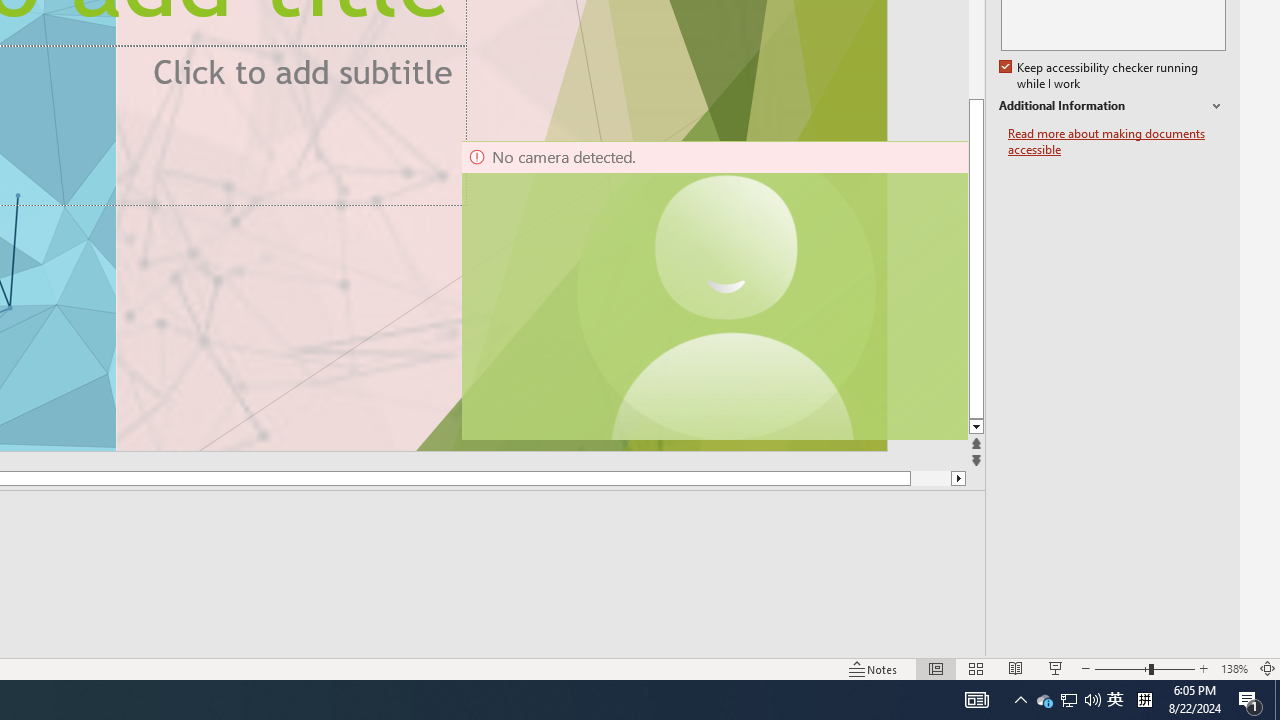  What do you see at coordinates (726, 290) in the screenshot?
I see `'Camera 11, No camera detected.'` at bounding box center [726, 290].